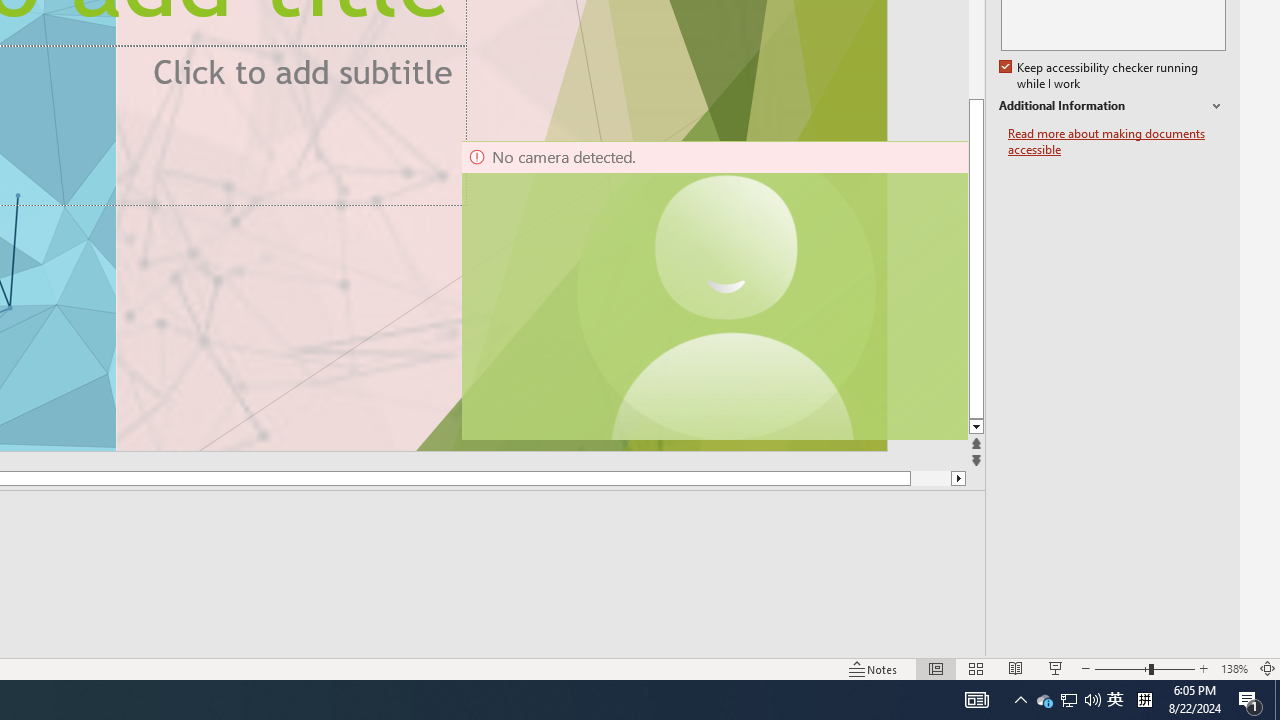  What do you see at coordinates (726, 290) in the screenshot?
I see `'Camera 11, No camera detected.'` at bounding box center [726, 290].